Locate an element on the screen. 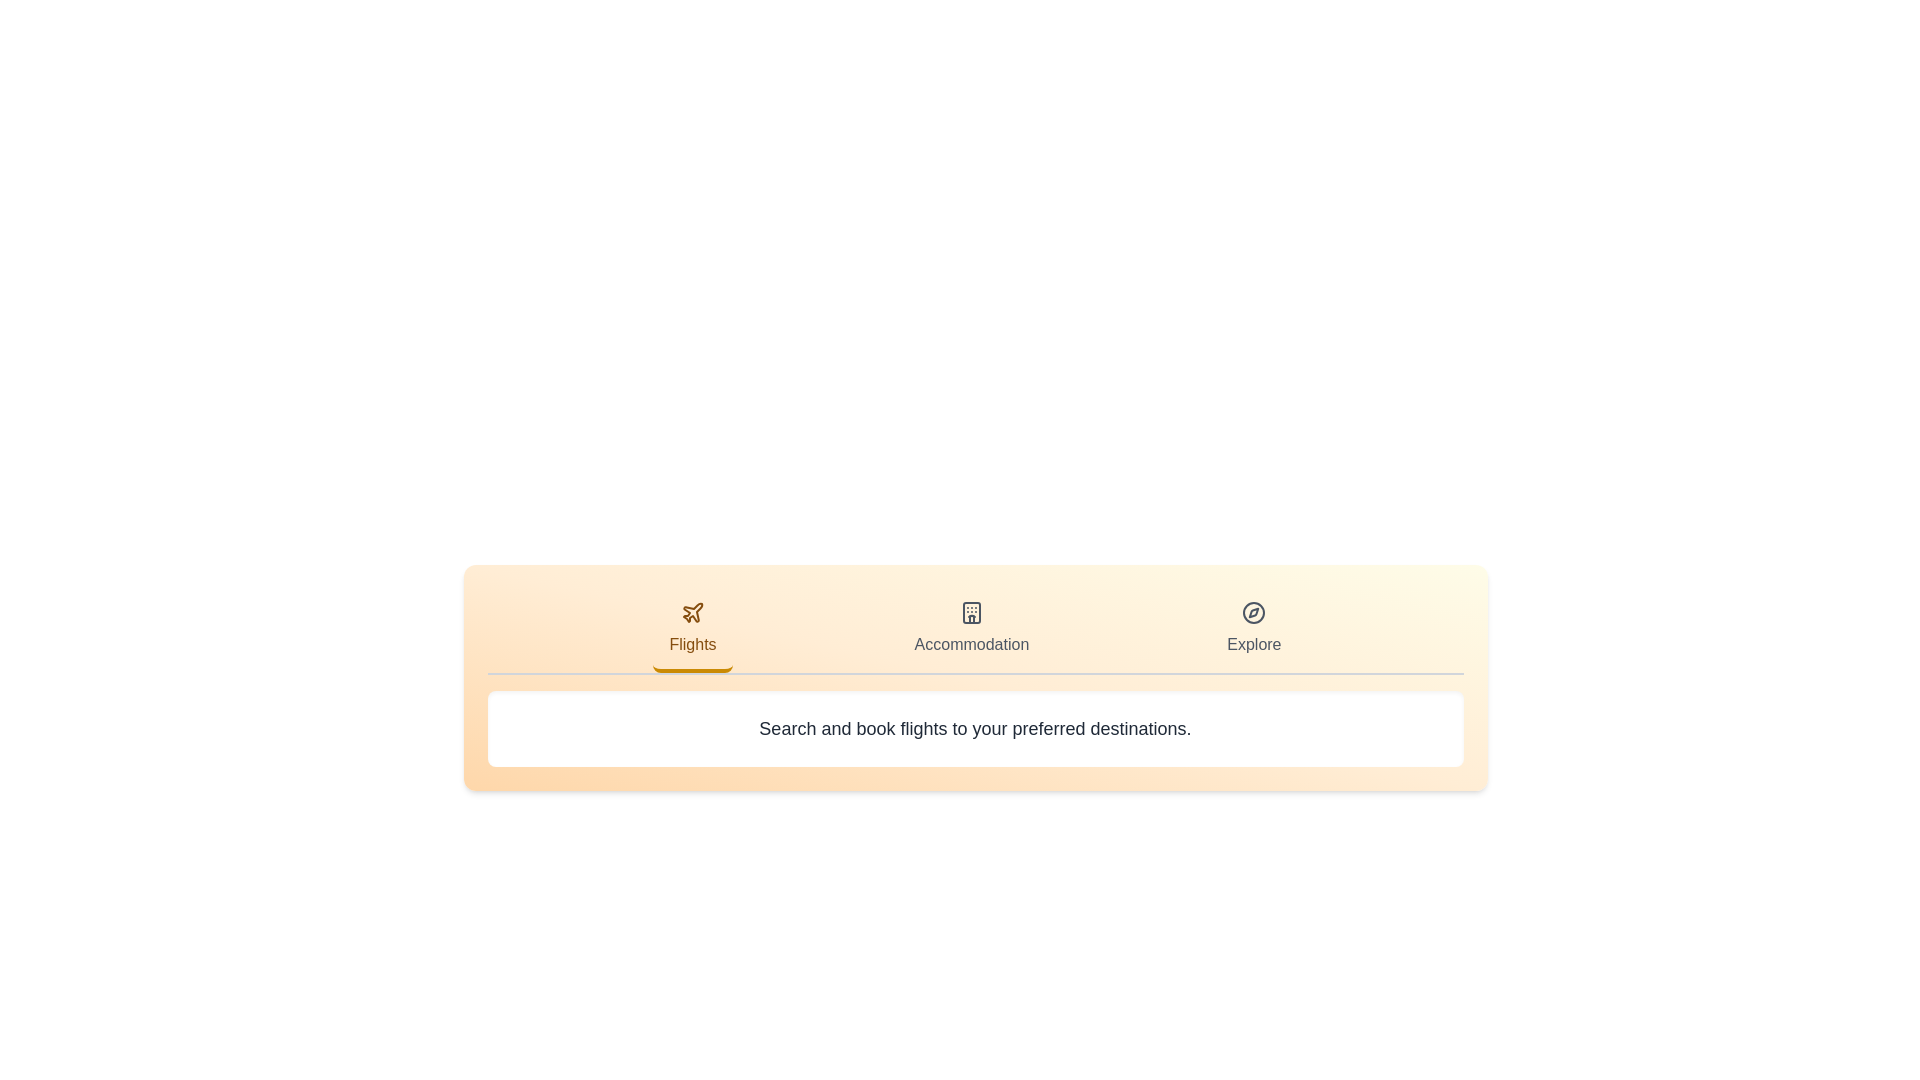  the tab labeled Flights is located at coordinates (692, 631).